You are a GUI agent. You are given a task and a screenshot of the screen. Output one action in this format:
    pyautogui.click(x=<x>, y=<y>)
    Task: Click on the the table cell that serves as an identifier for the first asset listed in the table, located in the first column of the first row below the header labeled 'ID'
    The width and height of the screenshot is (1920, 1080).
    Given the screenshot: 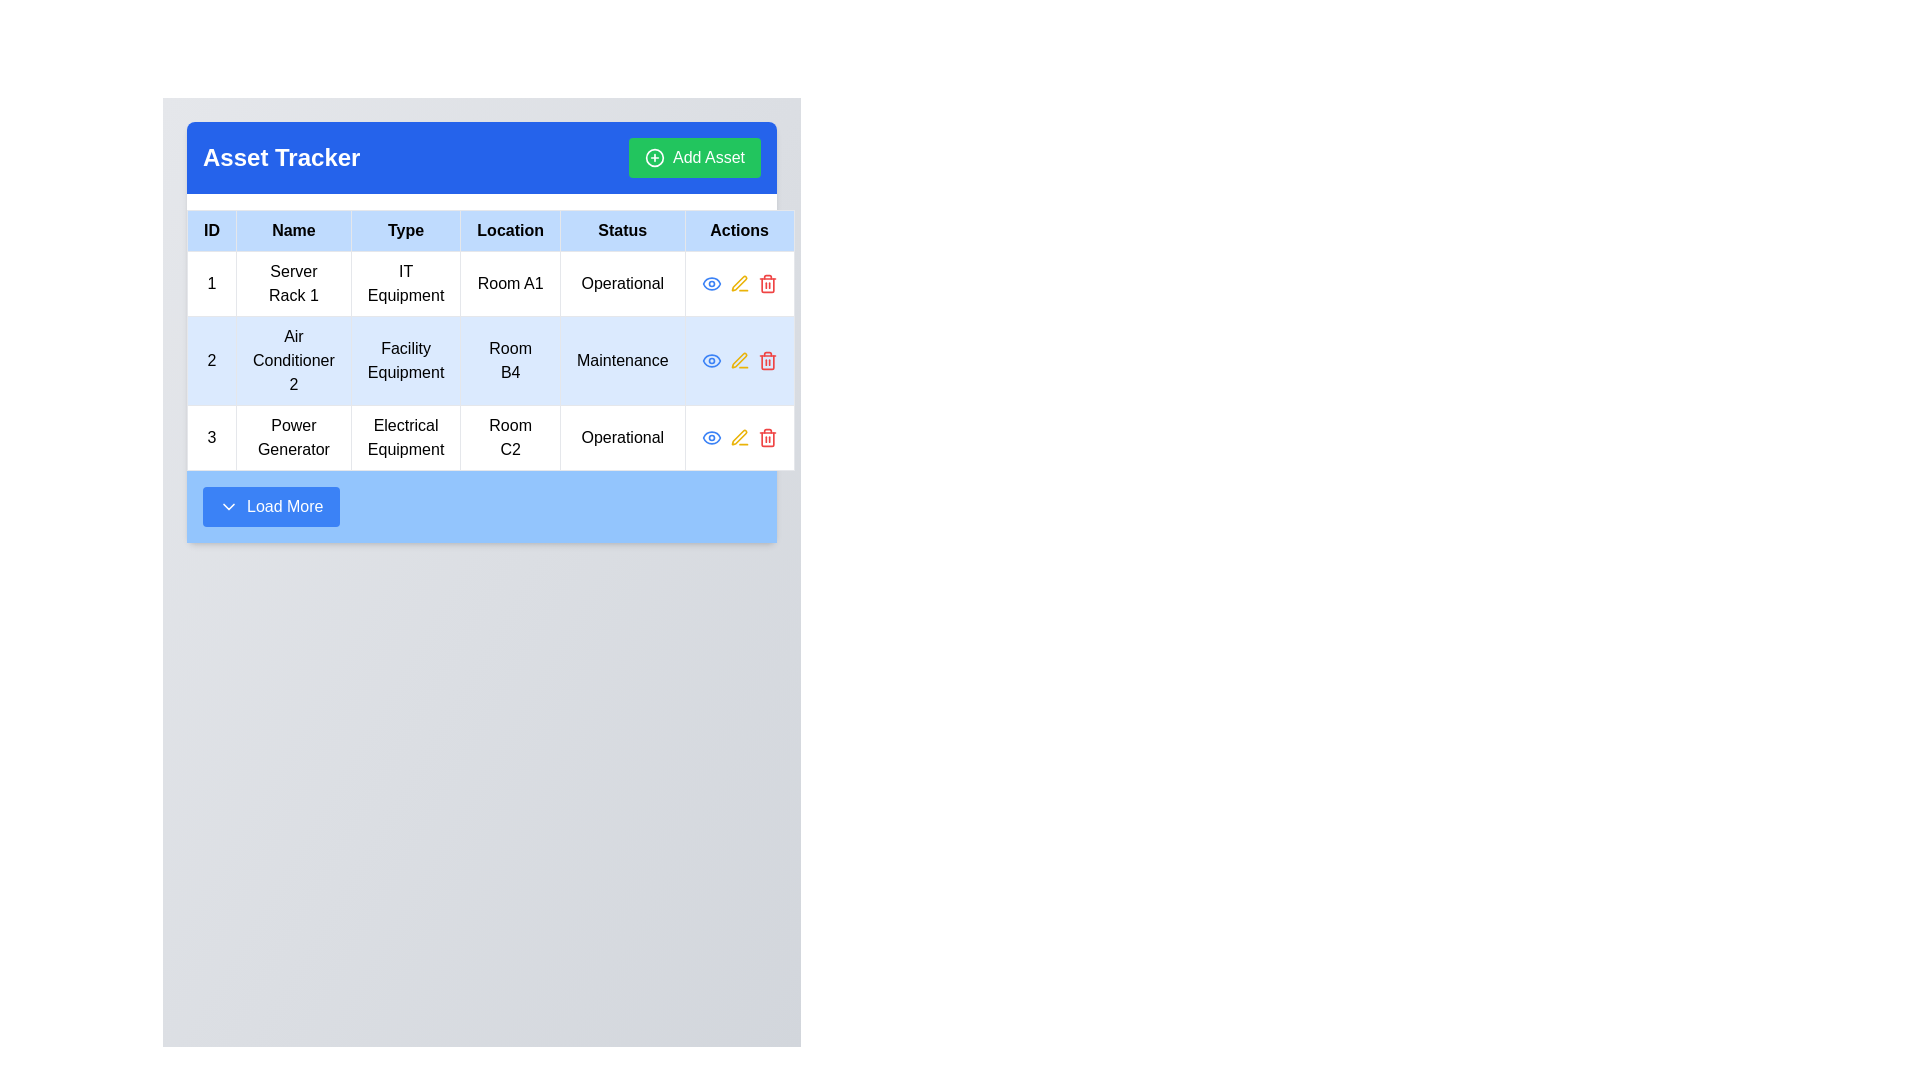 What is the action you would take?
    pyautogui.click(x=211, y=284)
    